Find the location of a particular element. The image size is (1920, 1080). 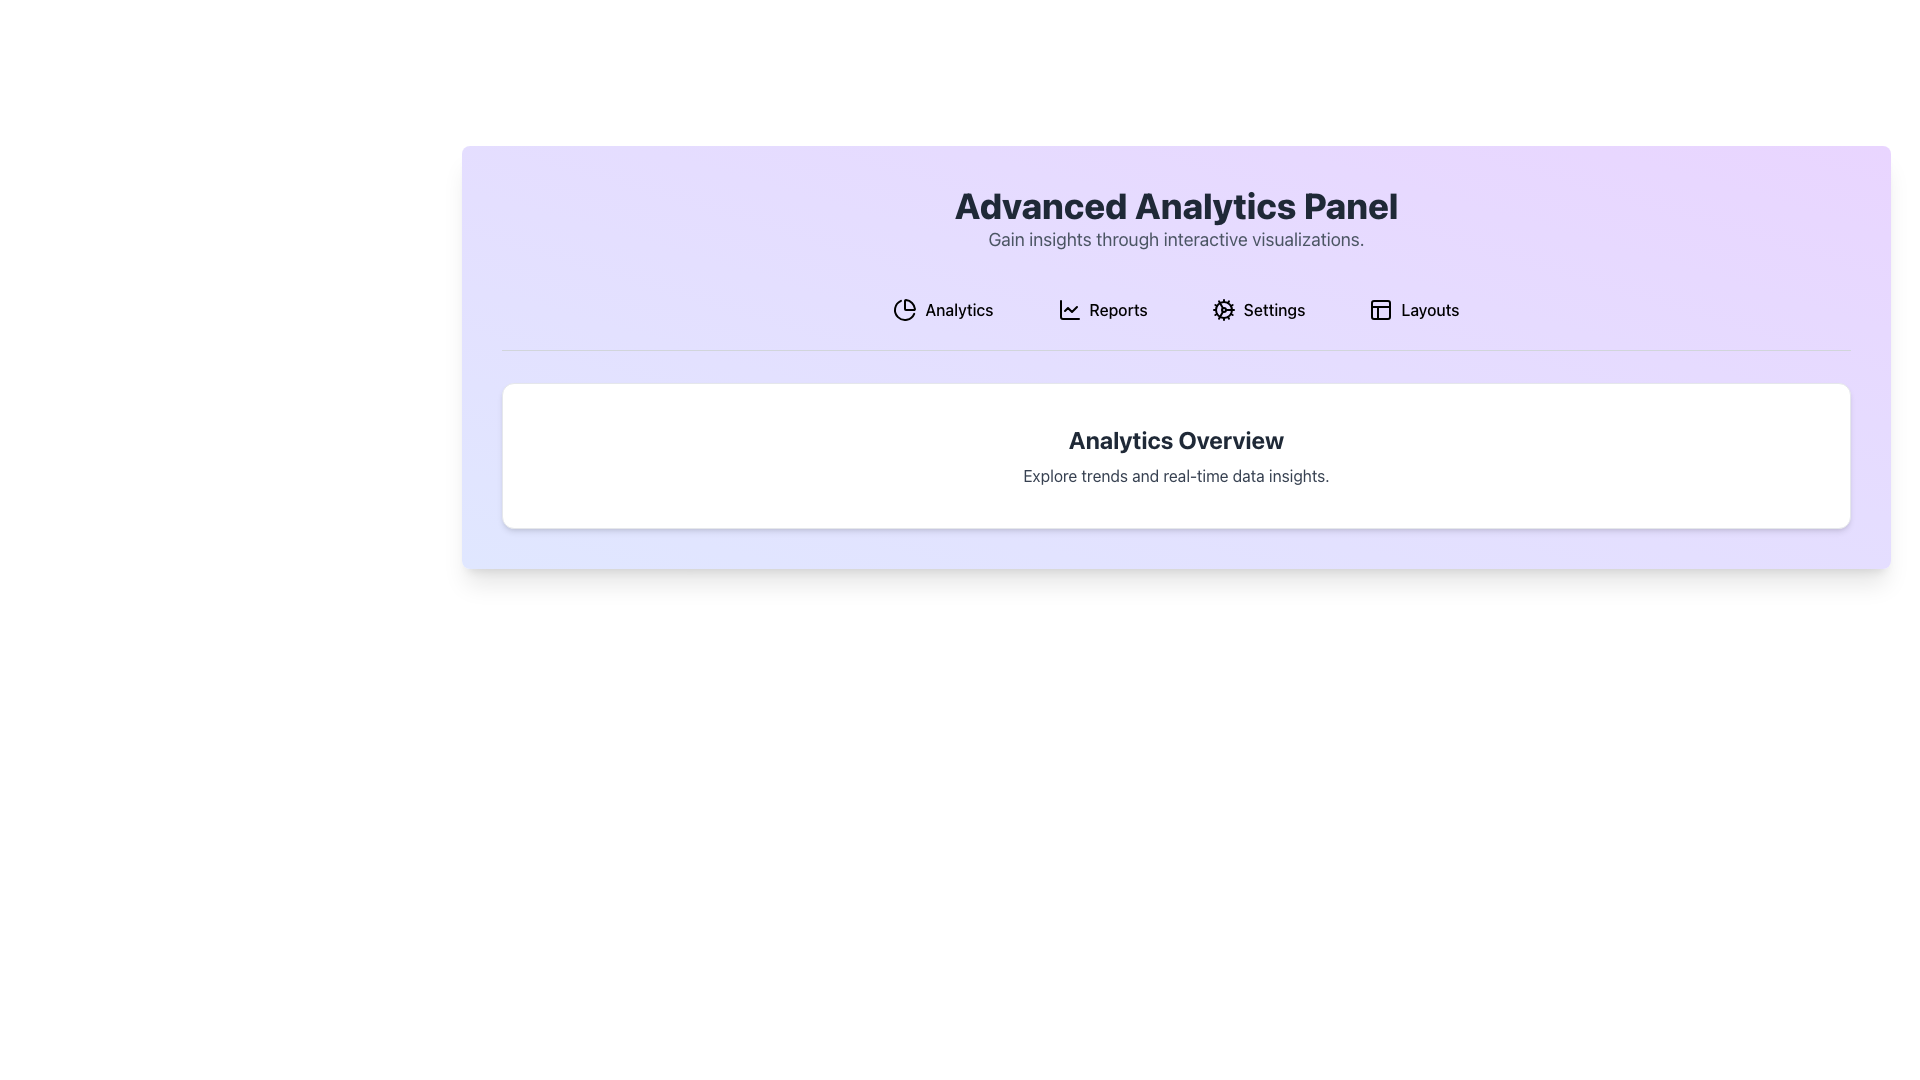

the fourth tab button in the navigation bar, which is related to layouts or design configurations is located at coordinates (1413, 309).